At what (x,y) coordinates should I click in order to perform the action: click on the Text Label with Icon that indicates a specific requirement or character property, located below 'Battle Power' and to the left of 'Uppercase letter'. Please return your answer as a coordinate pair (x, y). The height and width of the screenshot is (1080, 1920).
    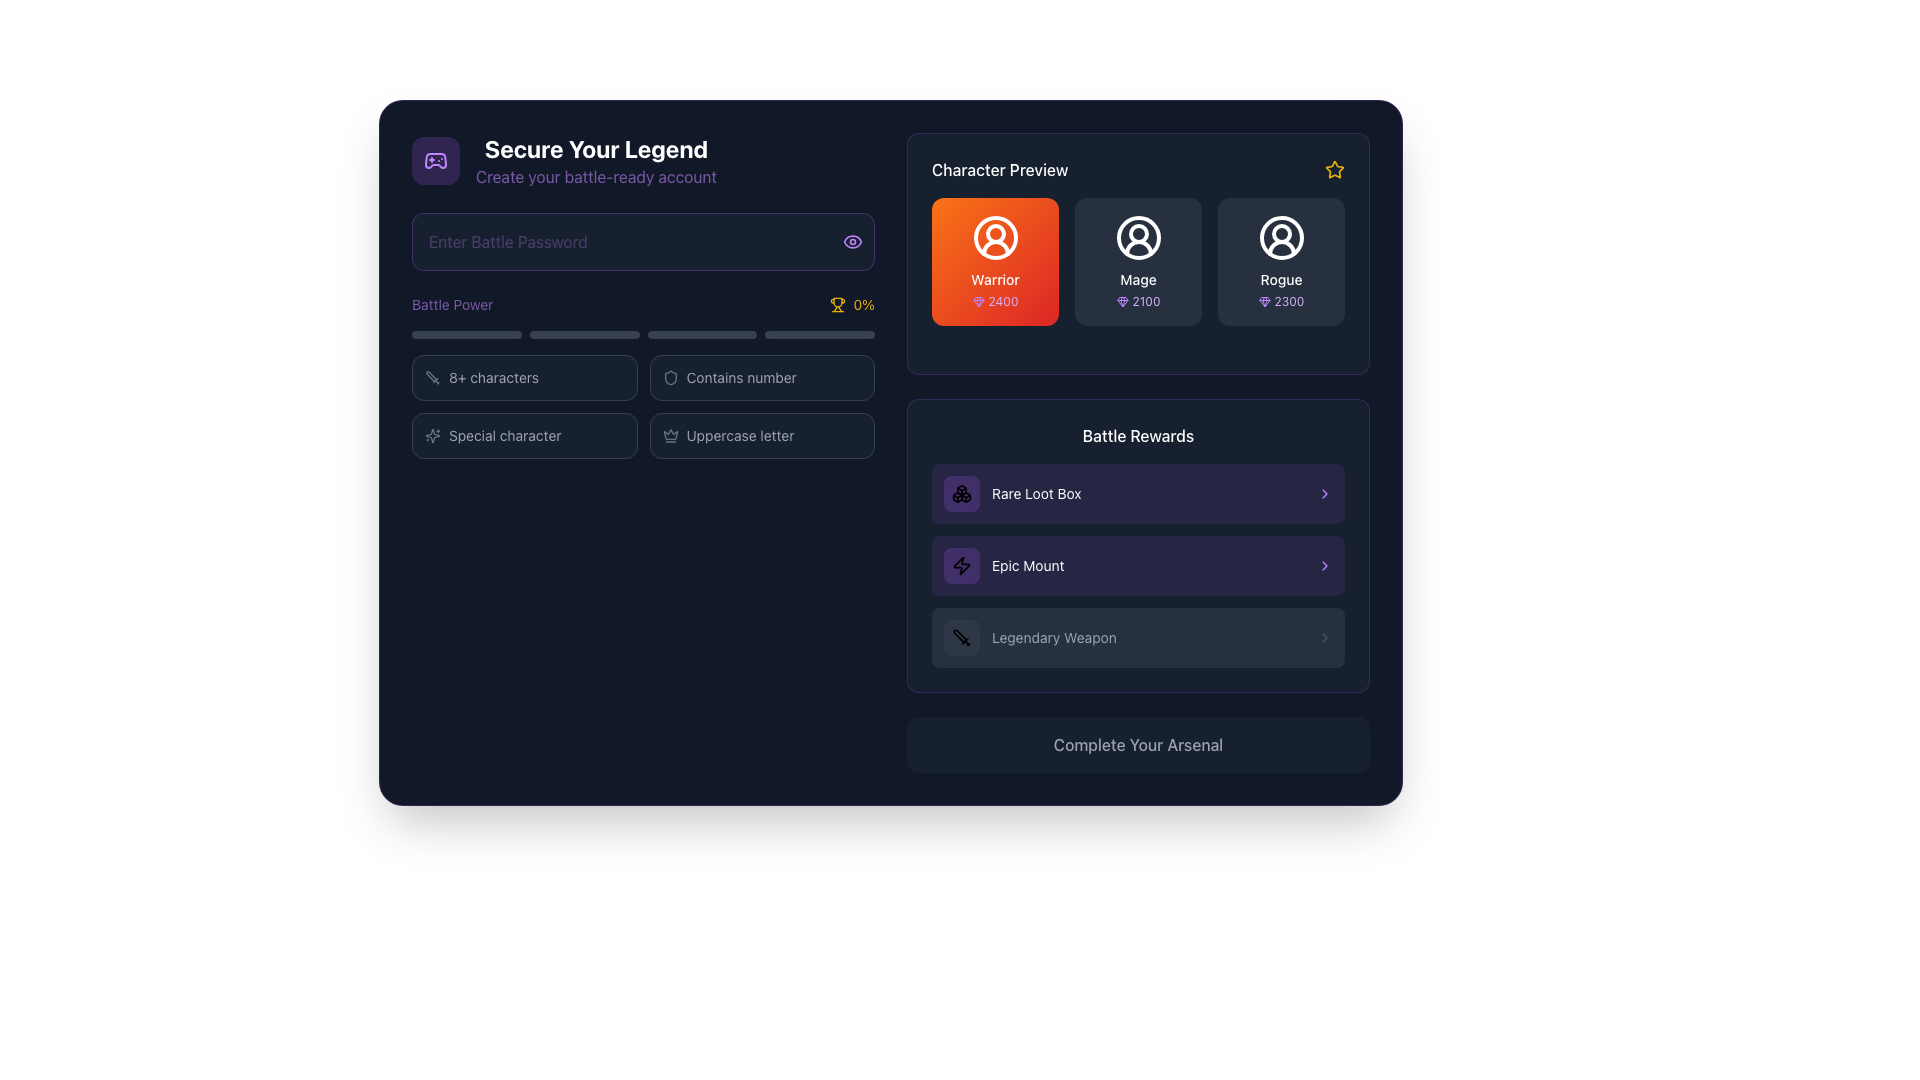
    Looking at the image, I should click on (524, 434).